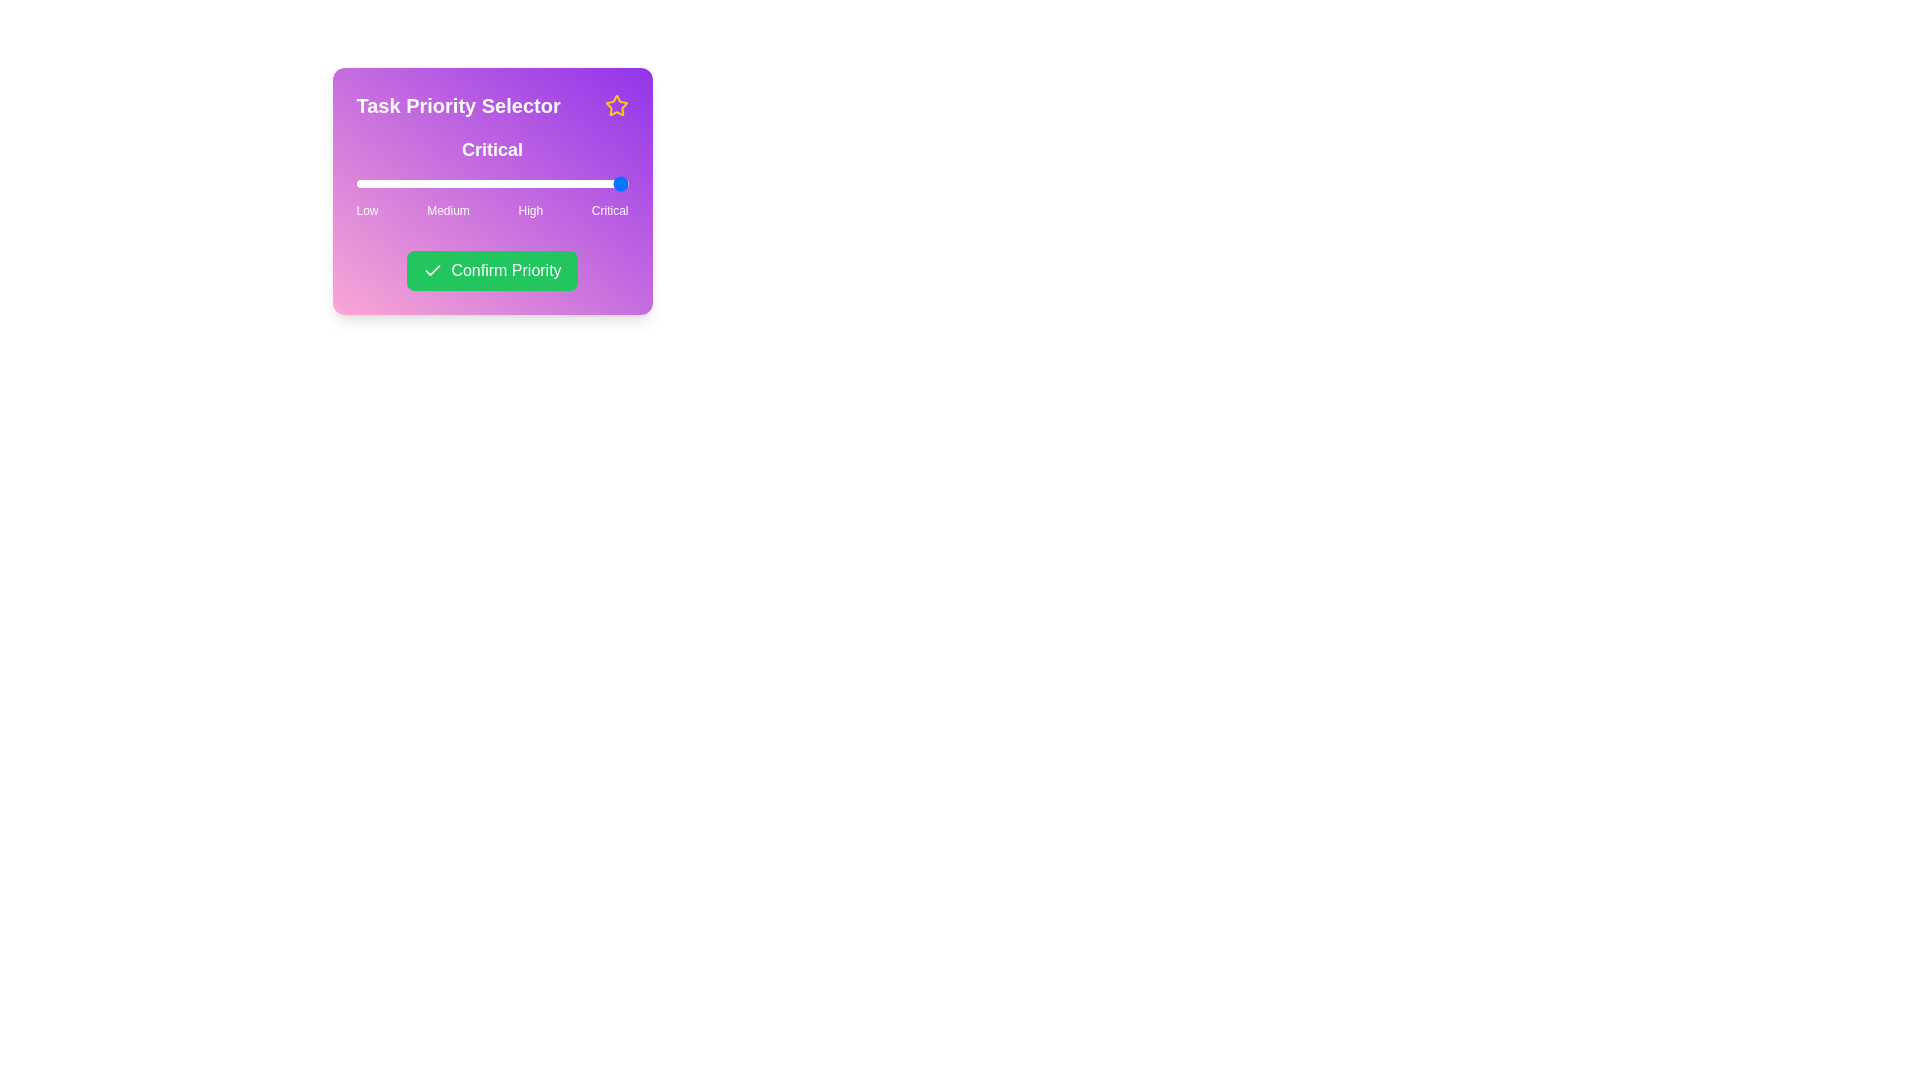 This screenshot has width=1920, height=1080. Describe the element at coordinates (446, 184) in the screenshot. I see `the priority level` at that location.